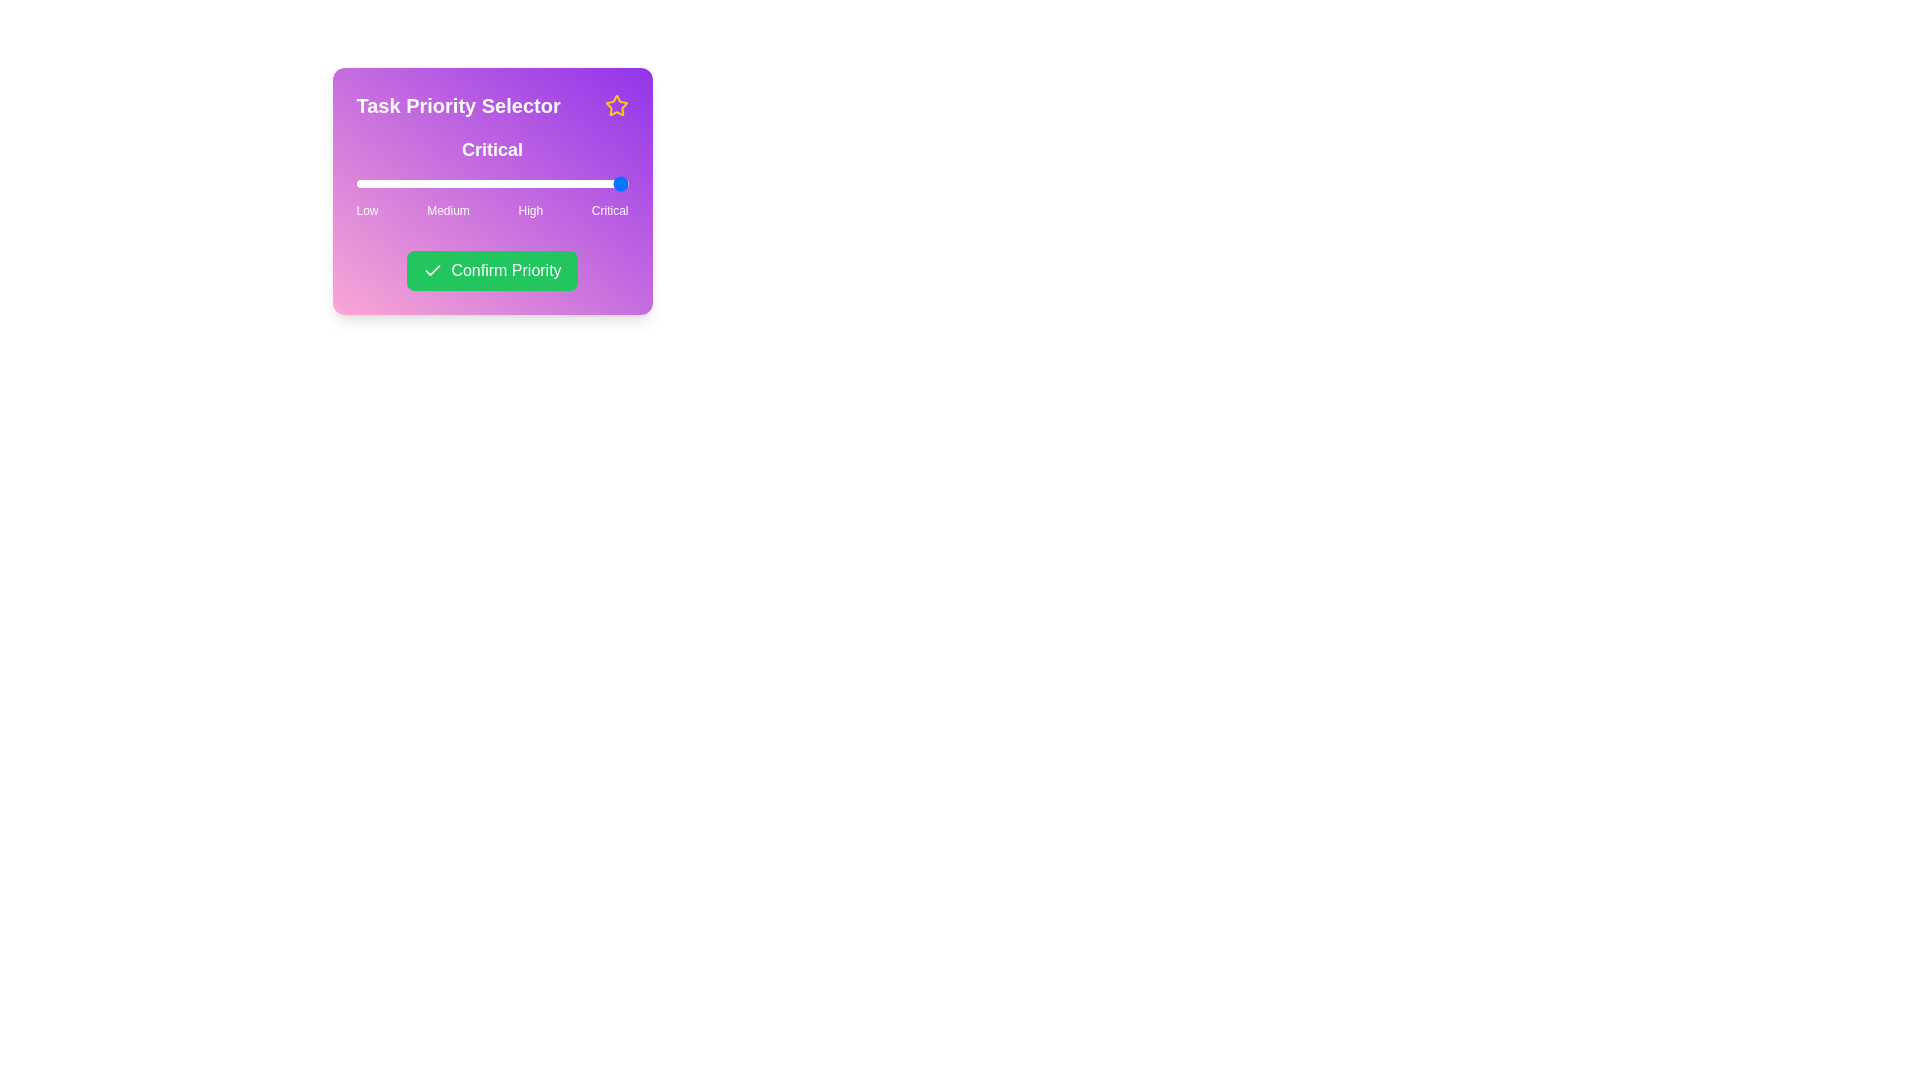 This screenshot has width=1920, height=1080. Describe the element at coordinates (446, 184) in the screenshot. I see `the priority level` at that location.